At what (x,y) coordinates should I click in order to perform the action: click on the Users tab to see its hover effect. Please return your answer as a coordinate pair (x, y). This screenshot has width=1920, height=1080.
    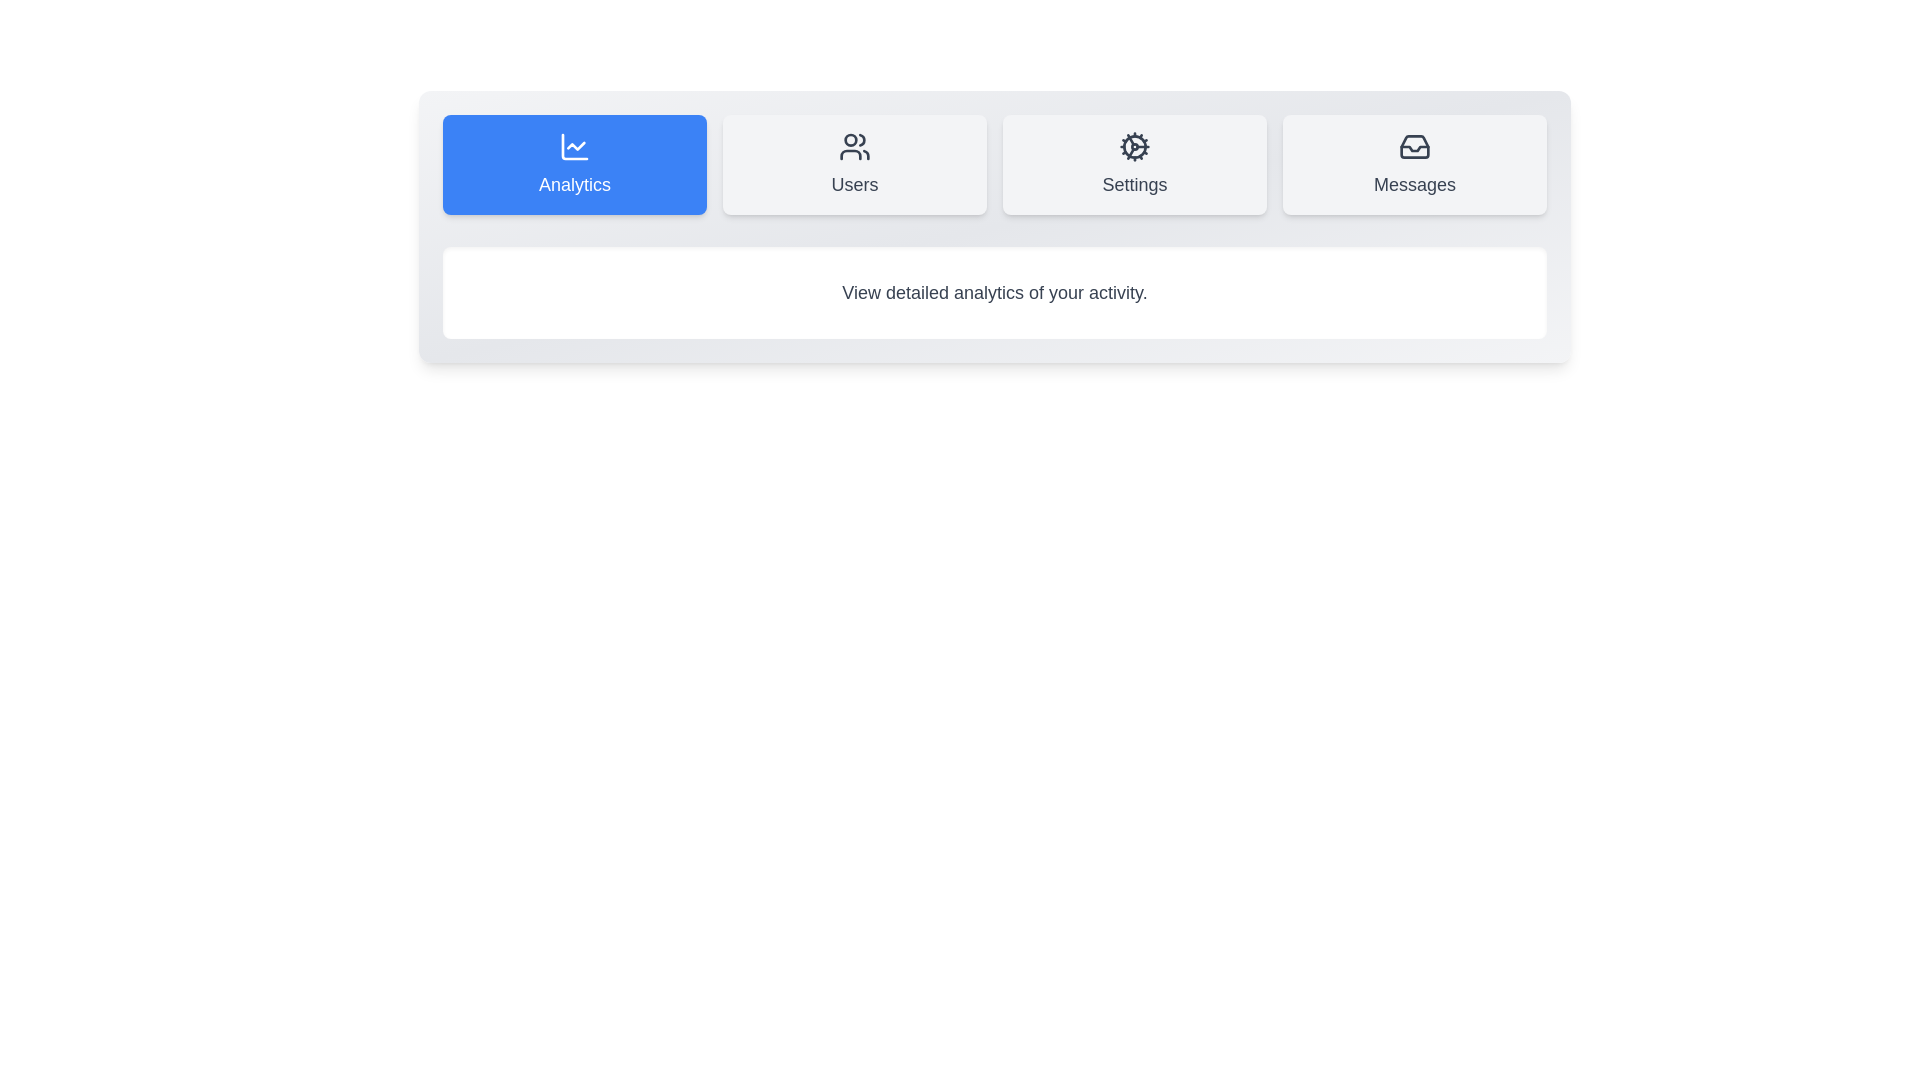
    Looking at the image, I should click on (854, 164).